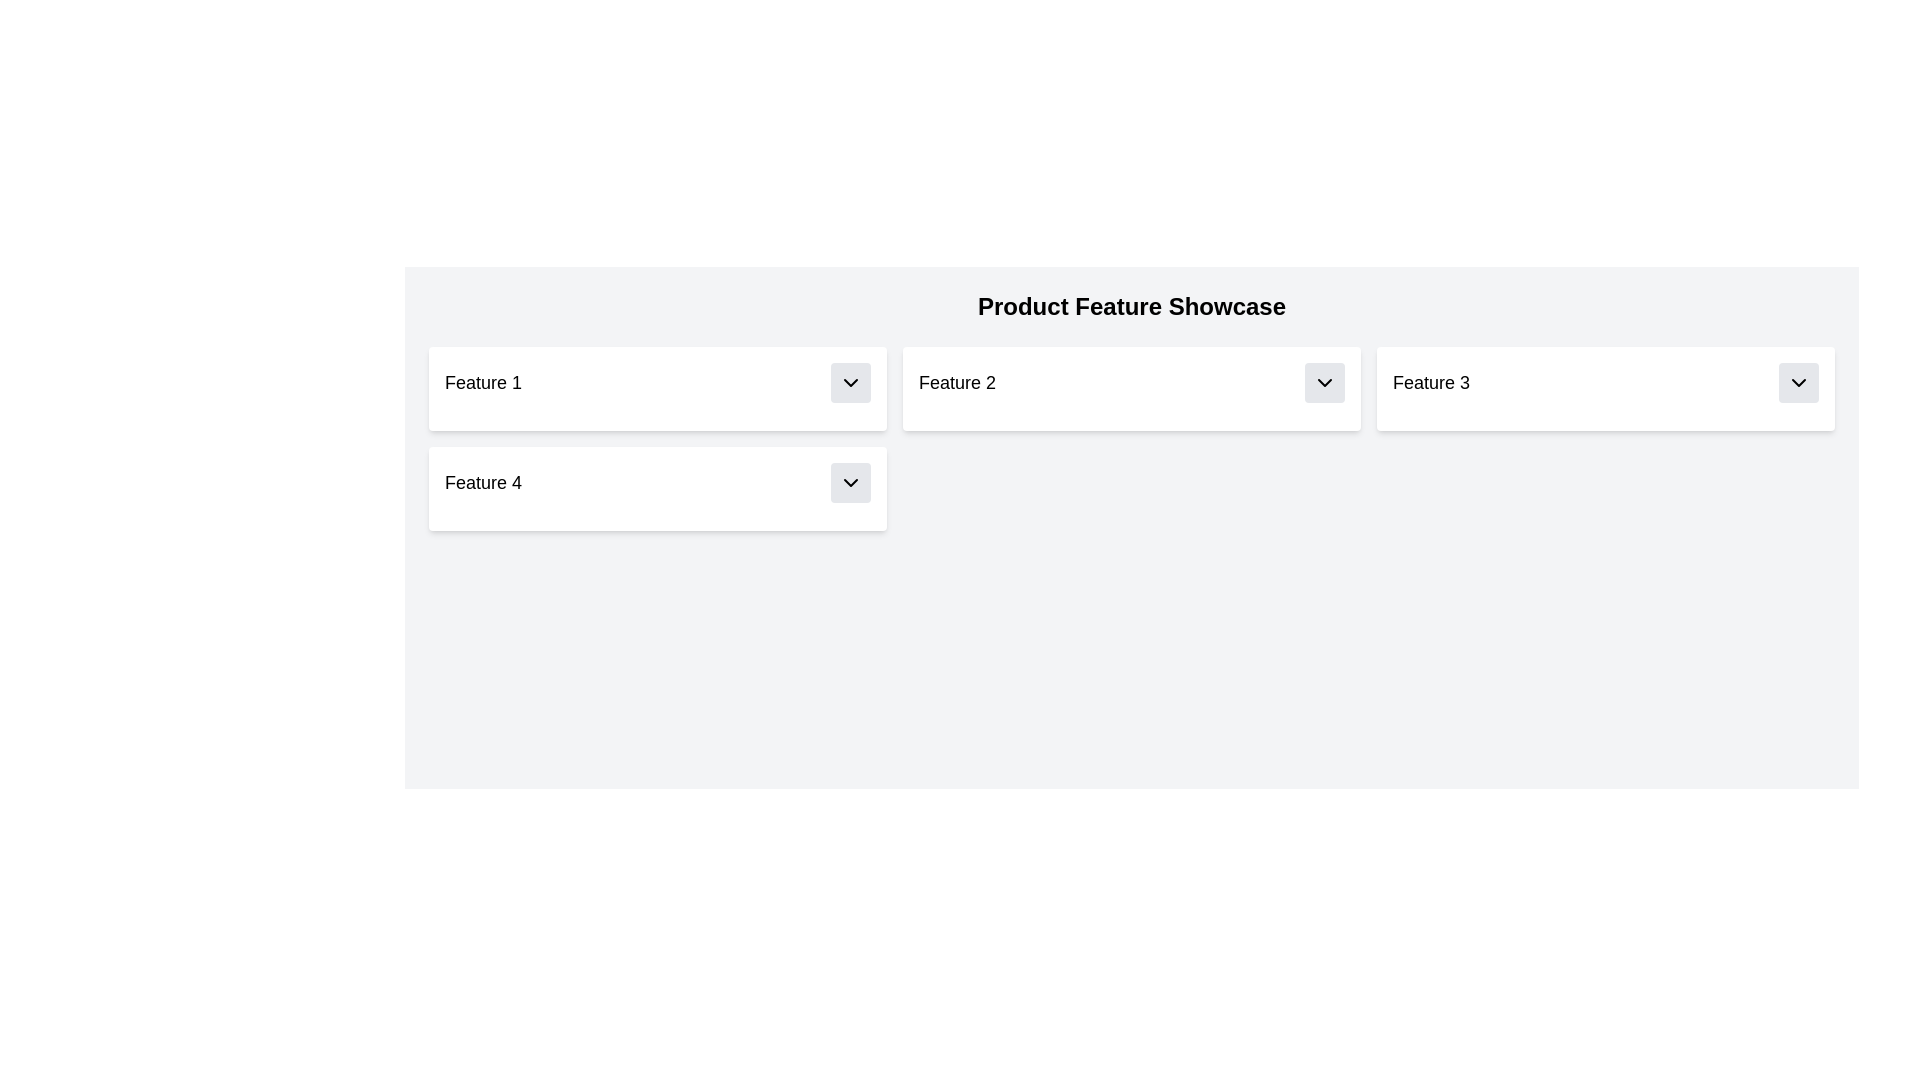 Image resolution: width=1920 pixels, height=1080 pixels. What do you see at coordinates (1430, 382) in the screenshot?
I see `the 'Feature 3' text label located in the upper-right card of the grid-like arrangement of feature descriptions` at bounding box center [1430, 382].